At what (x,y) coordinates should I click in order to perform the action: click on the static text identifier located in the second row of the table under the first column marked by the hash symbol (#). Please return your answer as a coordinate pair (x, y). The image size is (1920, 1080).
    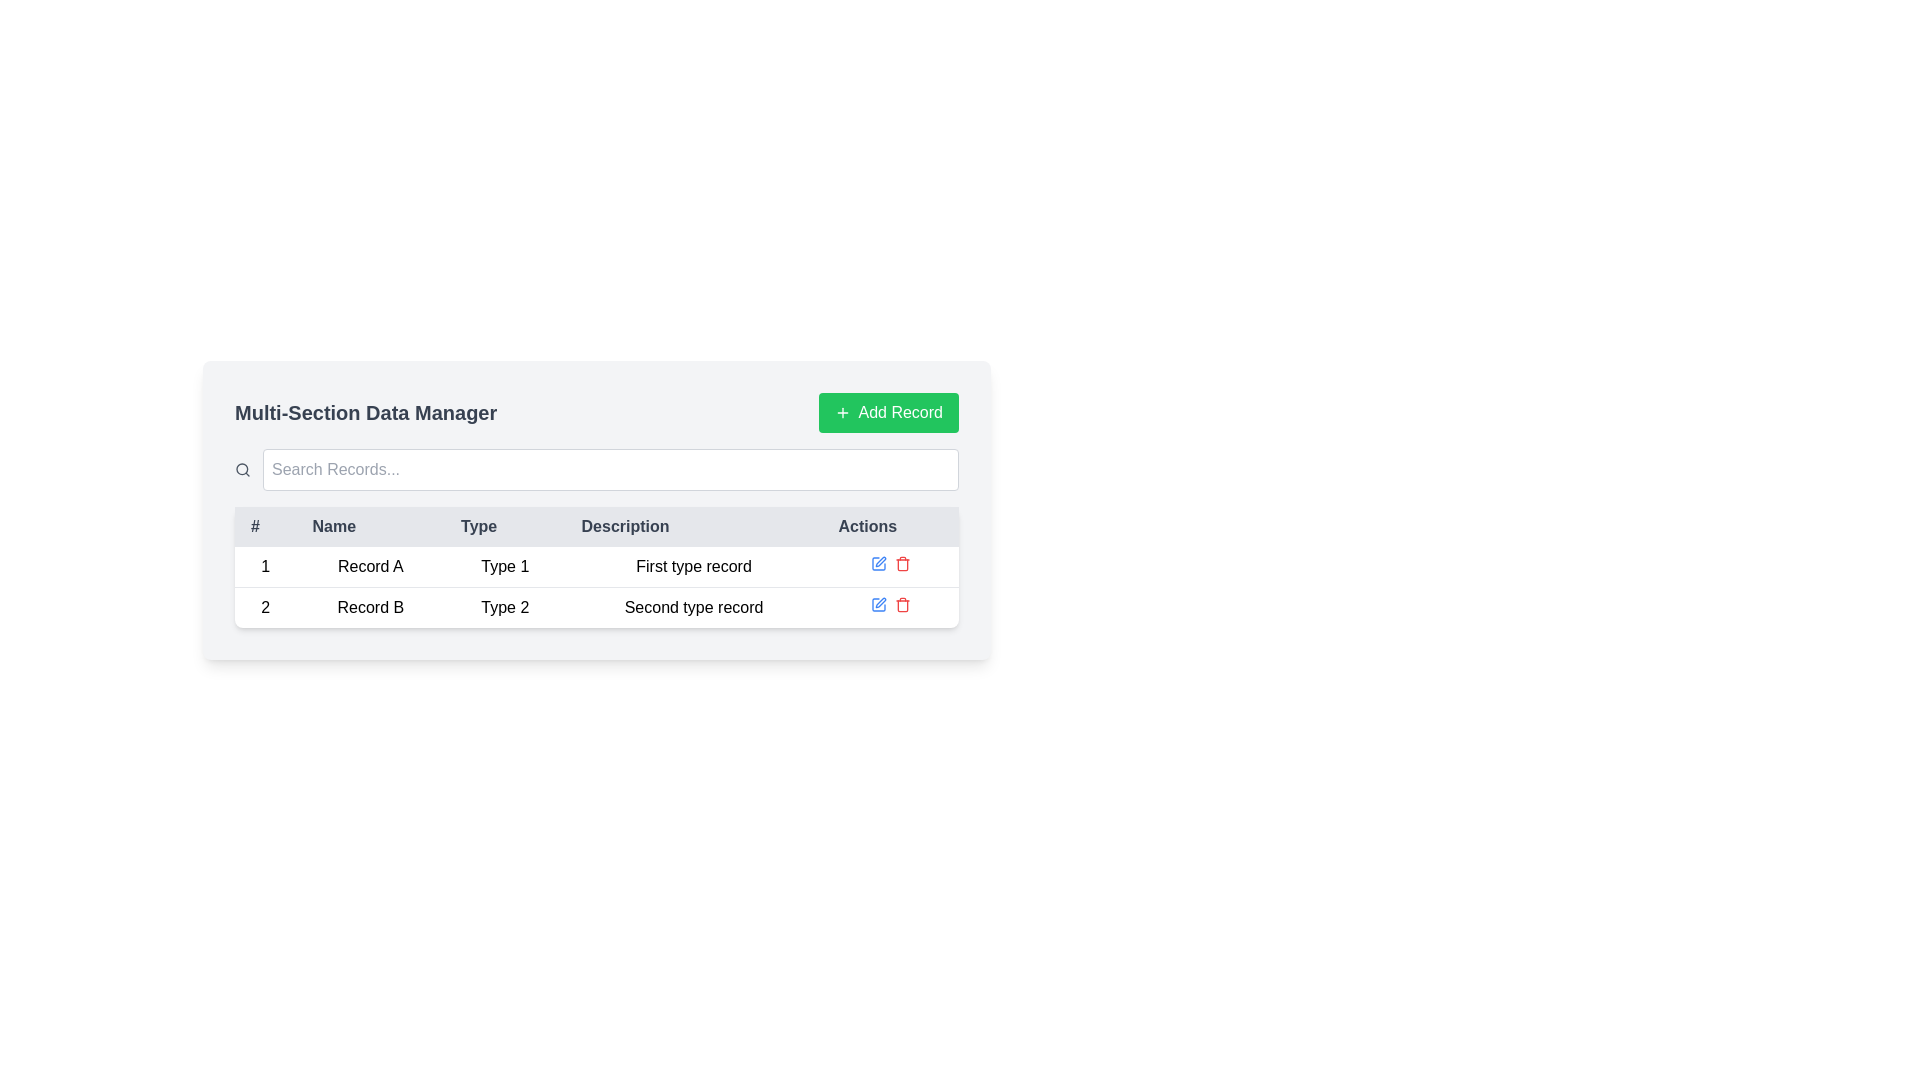
    Looking at the image, I should click on (264, 606).